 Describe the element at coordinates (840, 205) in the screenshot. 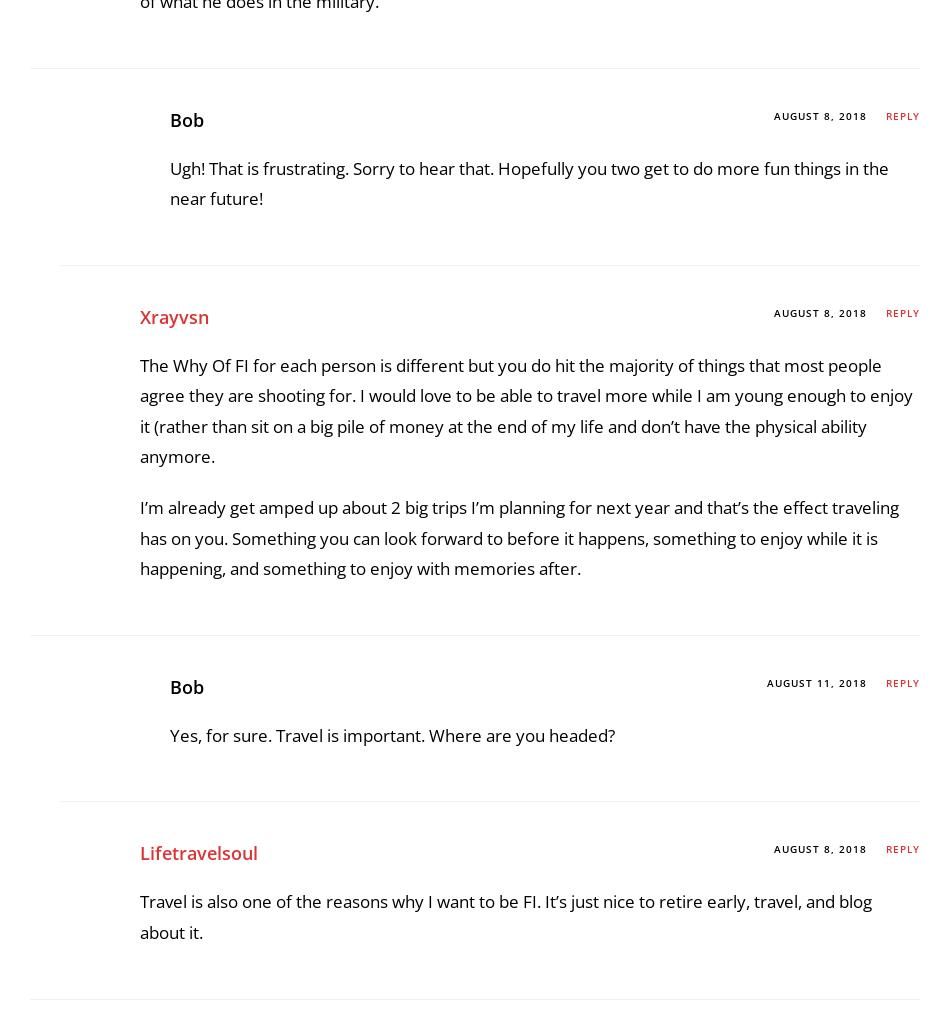

I see `'saving money'` at that location.